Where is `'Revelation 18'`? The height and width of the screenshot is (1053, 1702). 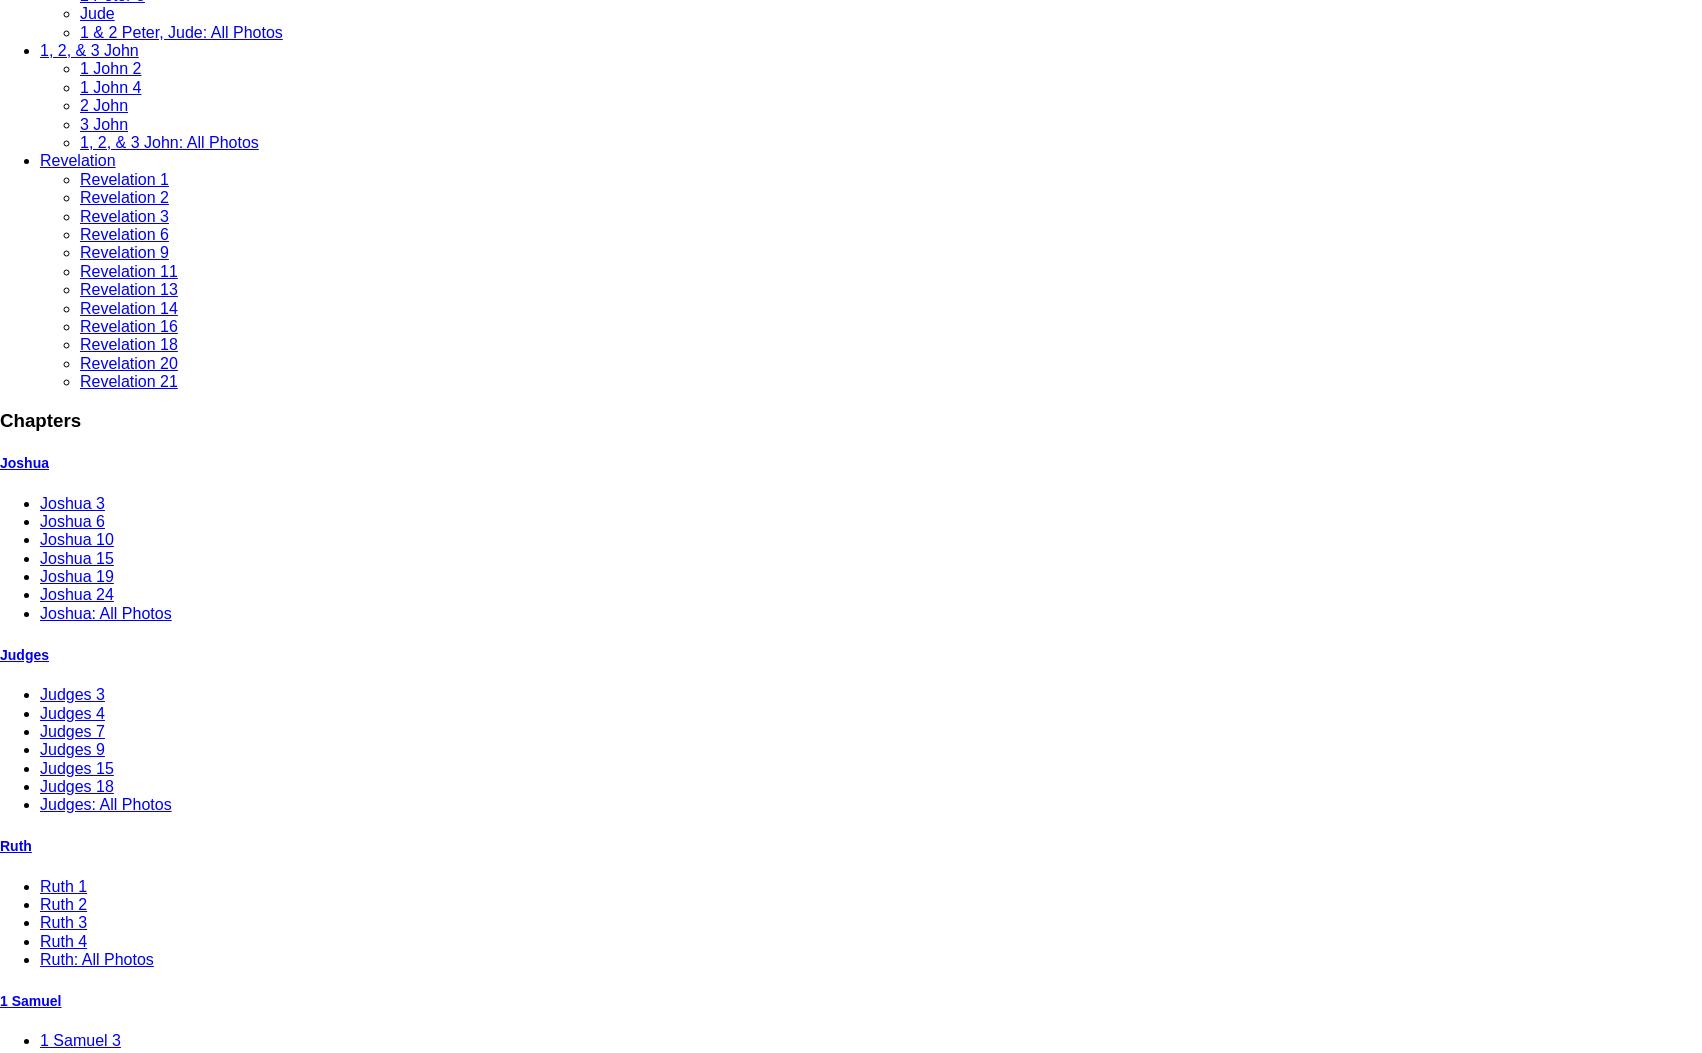
'Revelation 18' is located at coordinates (128, 343).